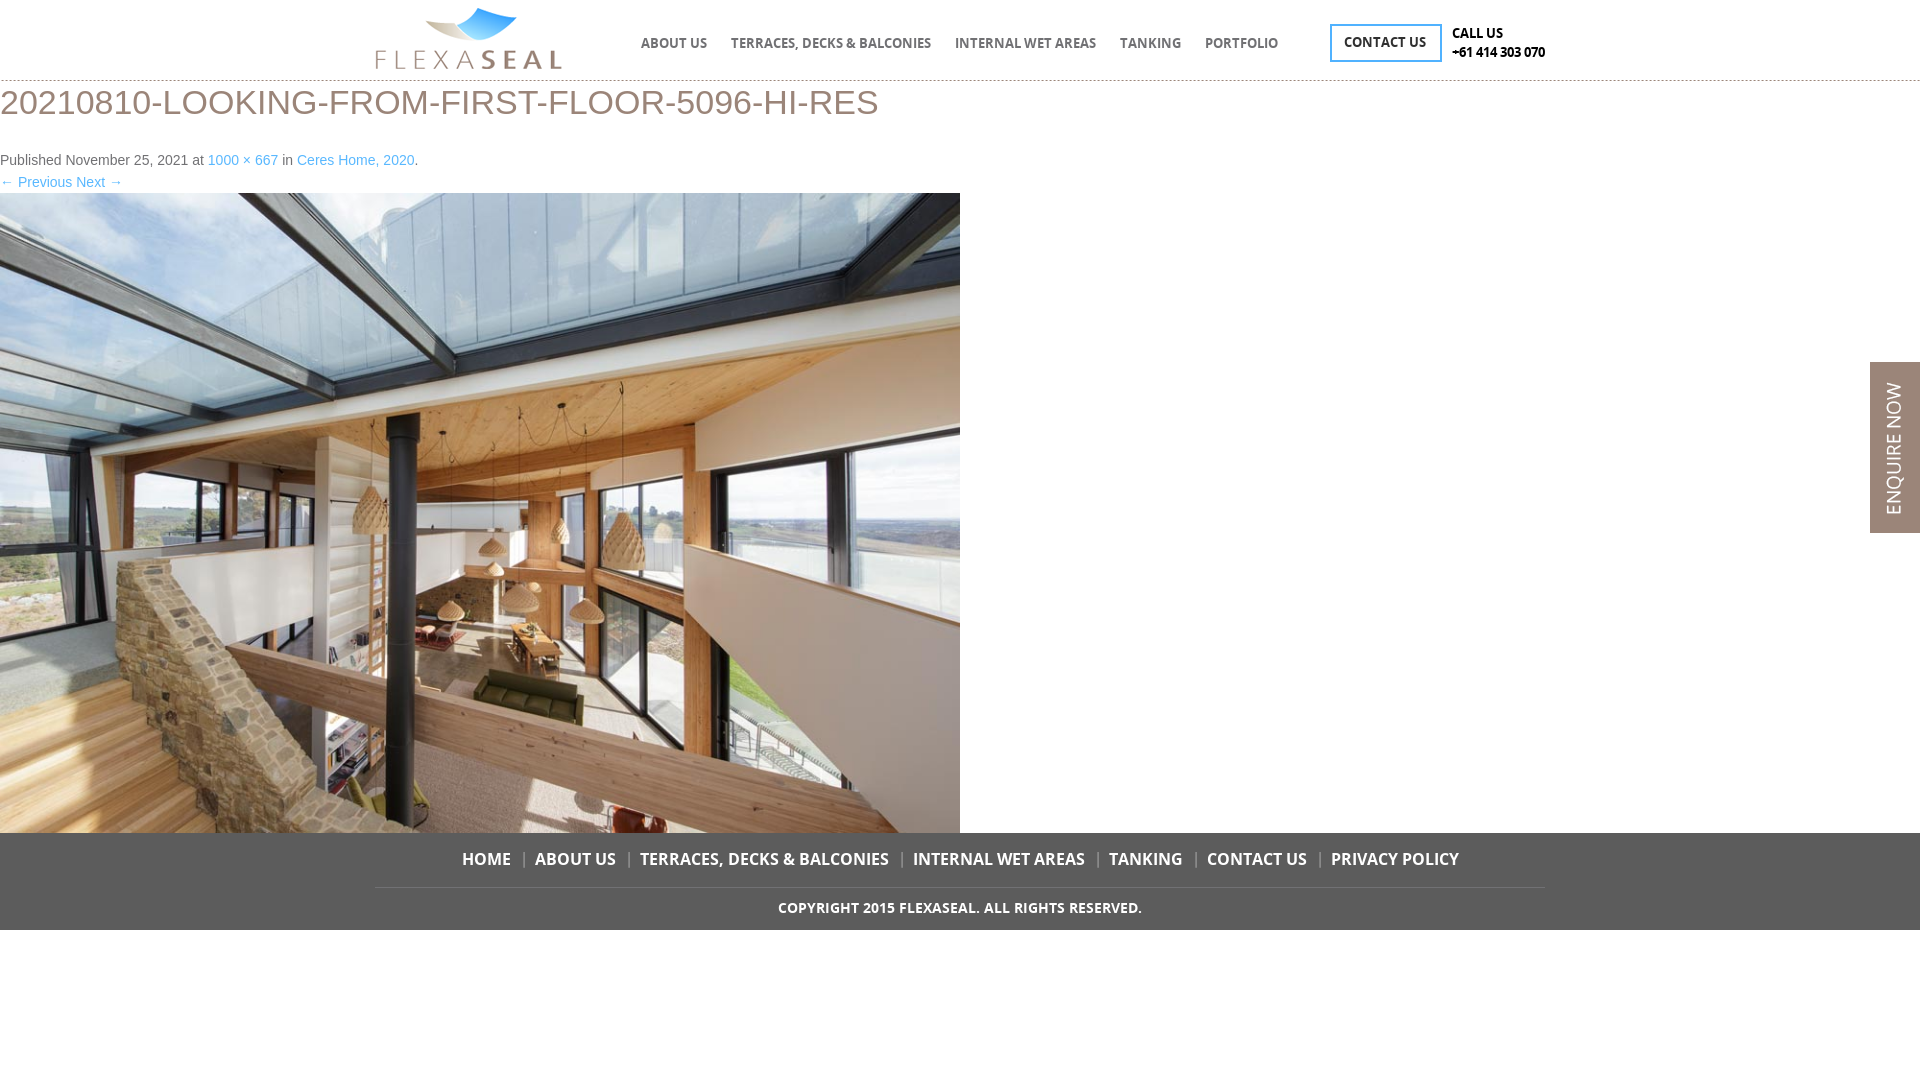 The width and height of the screenshot is (1920, 1080). Describe the element at coordinates (1329, 858) in the screenshot. I see `'PRIVACY POLICY'` at that location.